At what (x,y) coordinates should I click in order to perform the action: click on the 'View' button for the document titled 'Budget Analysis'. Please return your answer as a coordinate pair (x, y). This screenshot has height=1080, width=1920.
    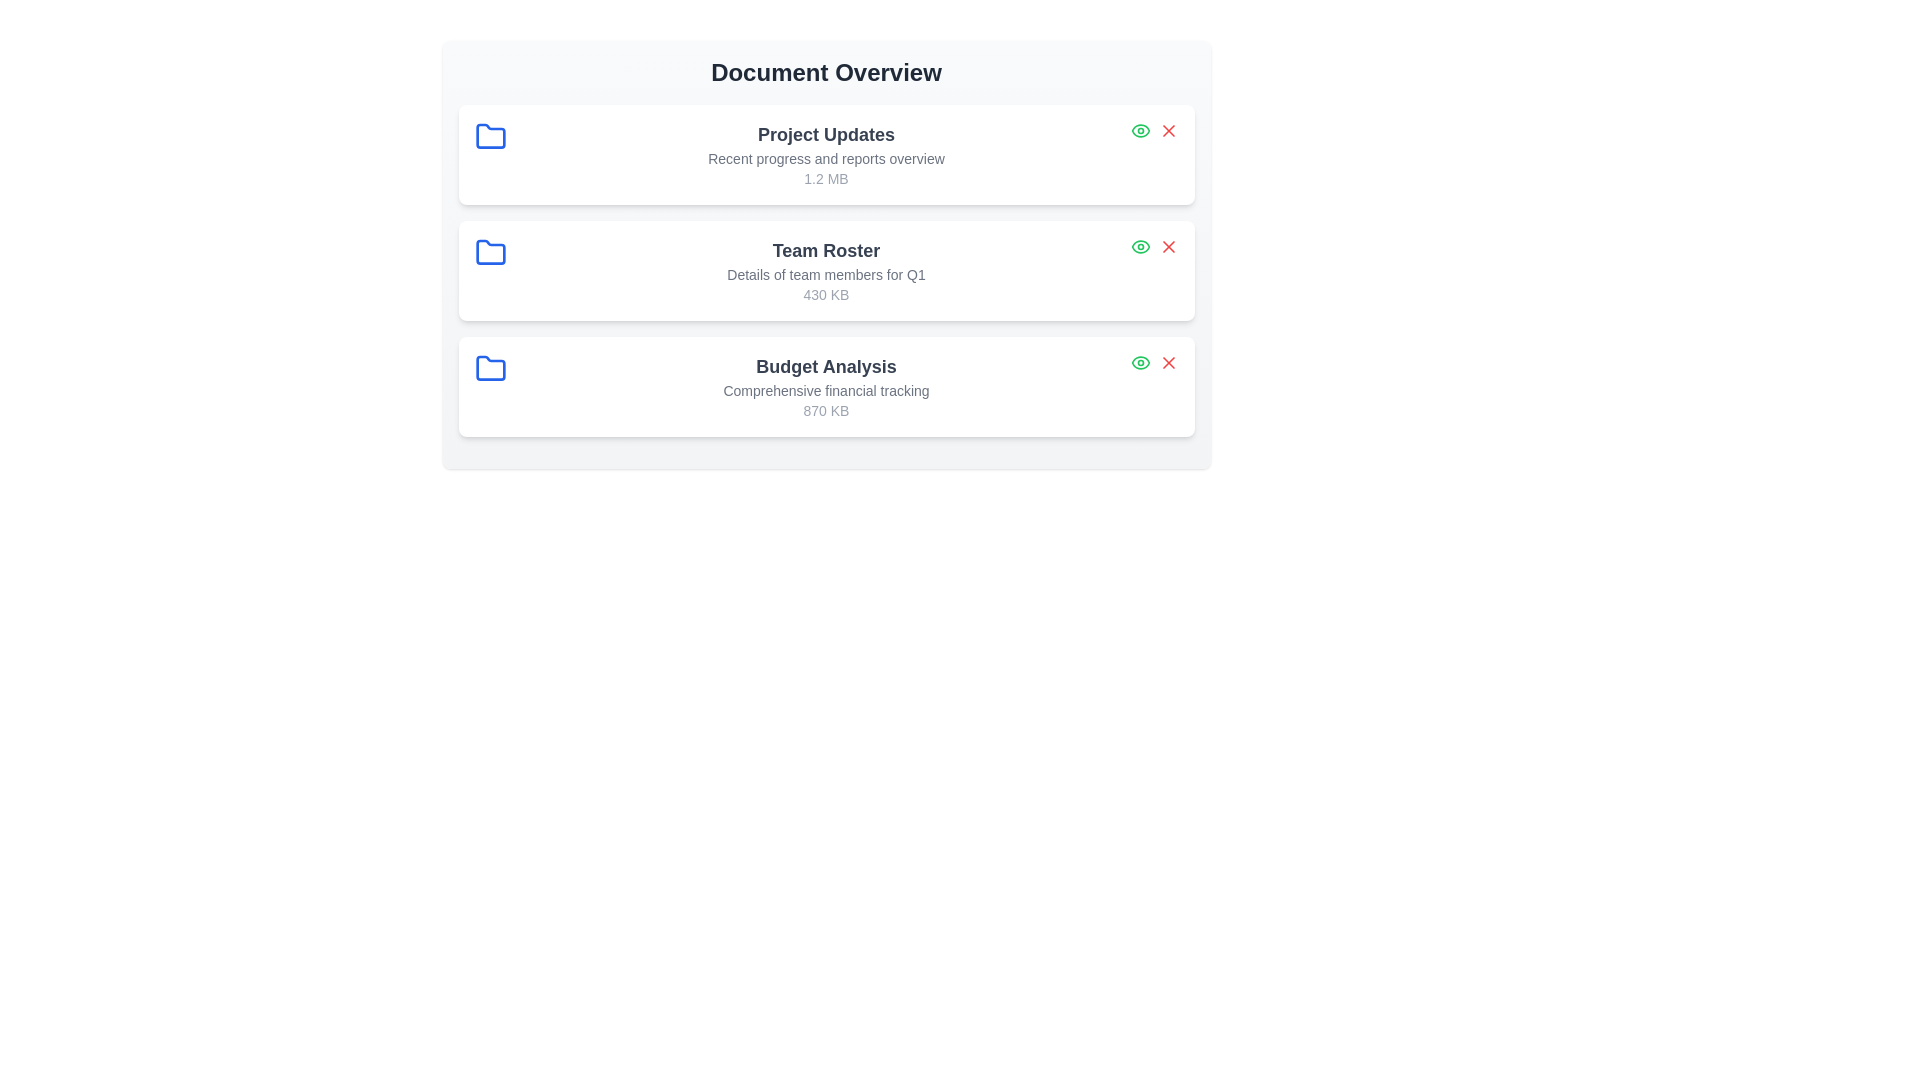
    Looking at the image, I should click on (1140, 362).